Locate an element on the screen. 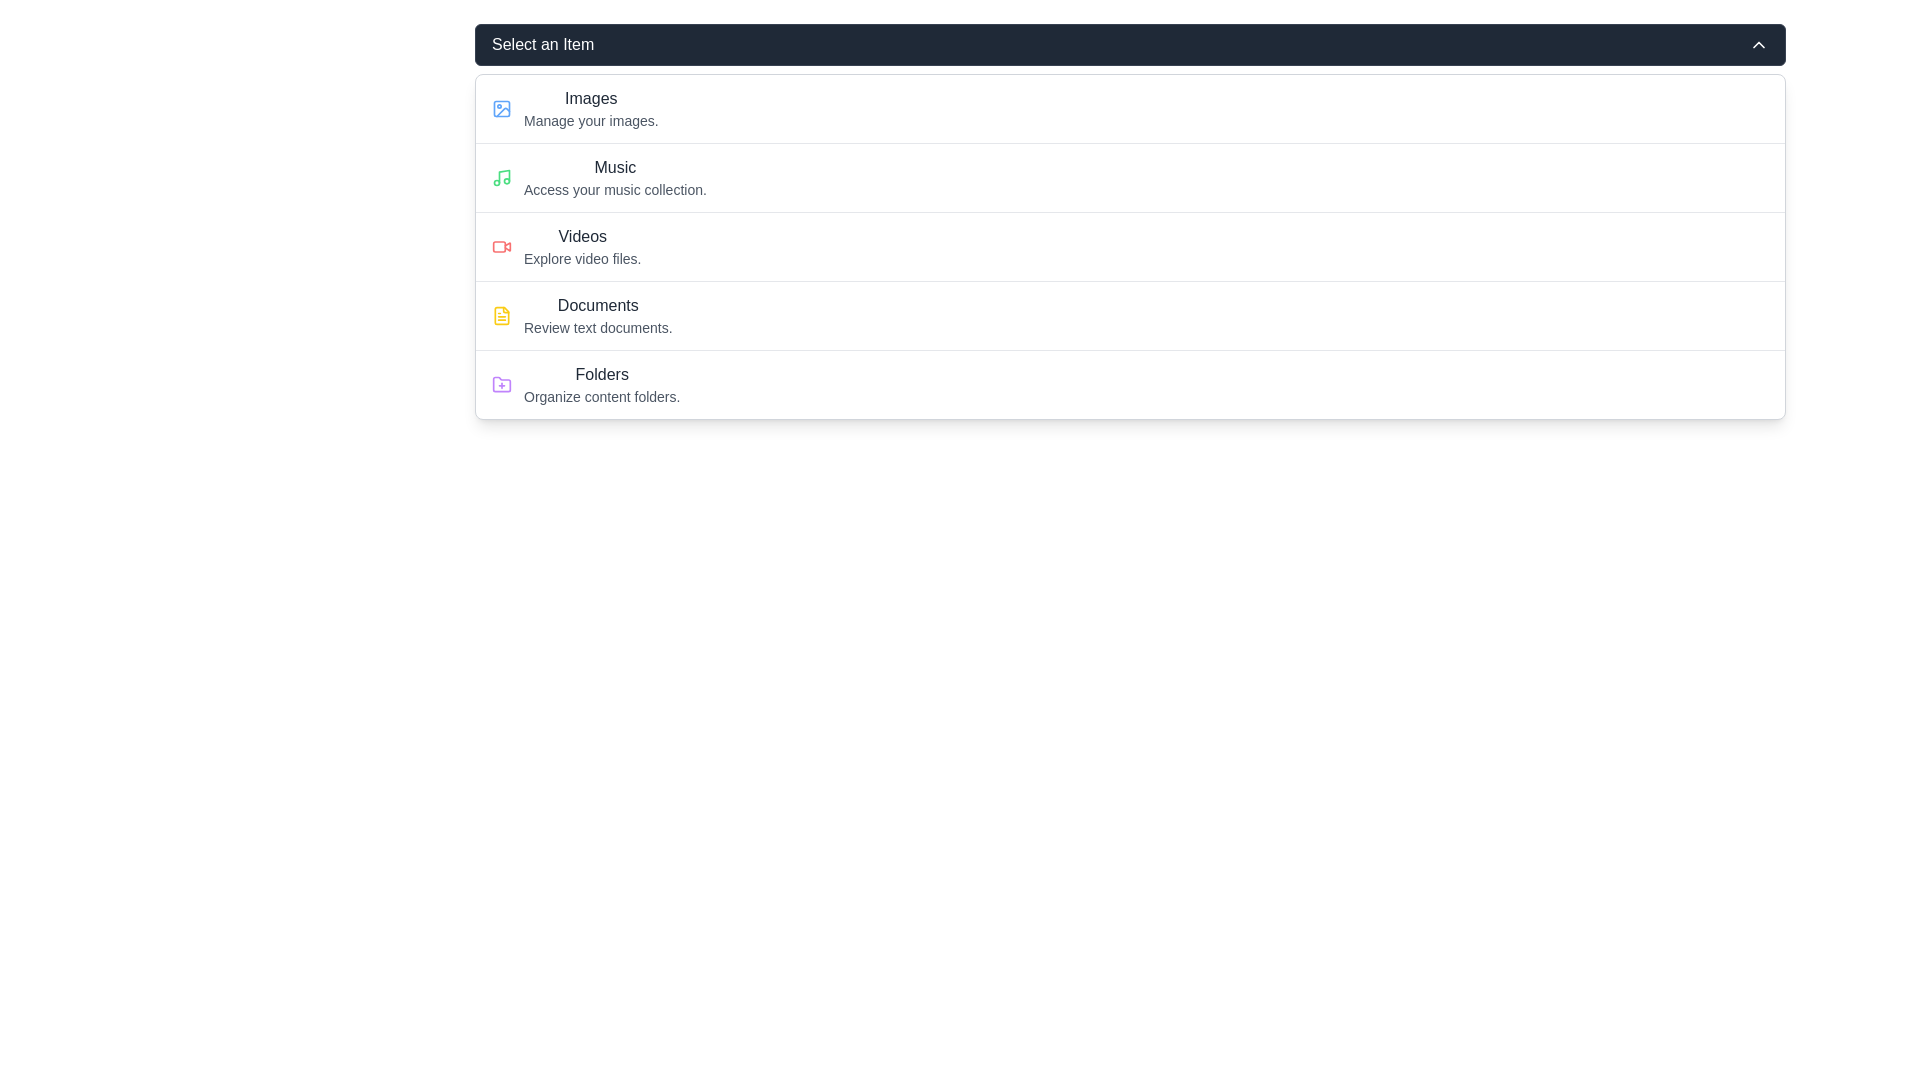 The height and width of the screenshot is (1080, 1920). the 'Videos' section title Text Label, which indicates the purpose of the section below it and is positioned between the 'Music' section and the 'Documents' section is located at coordinates (581, 235).